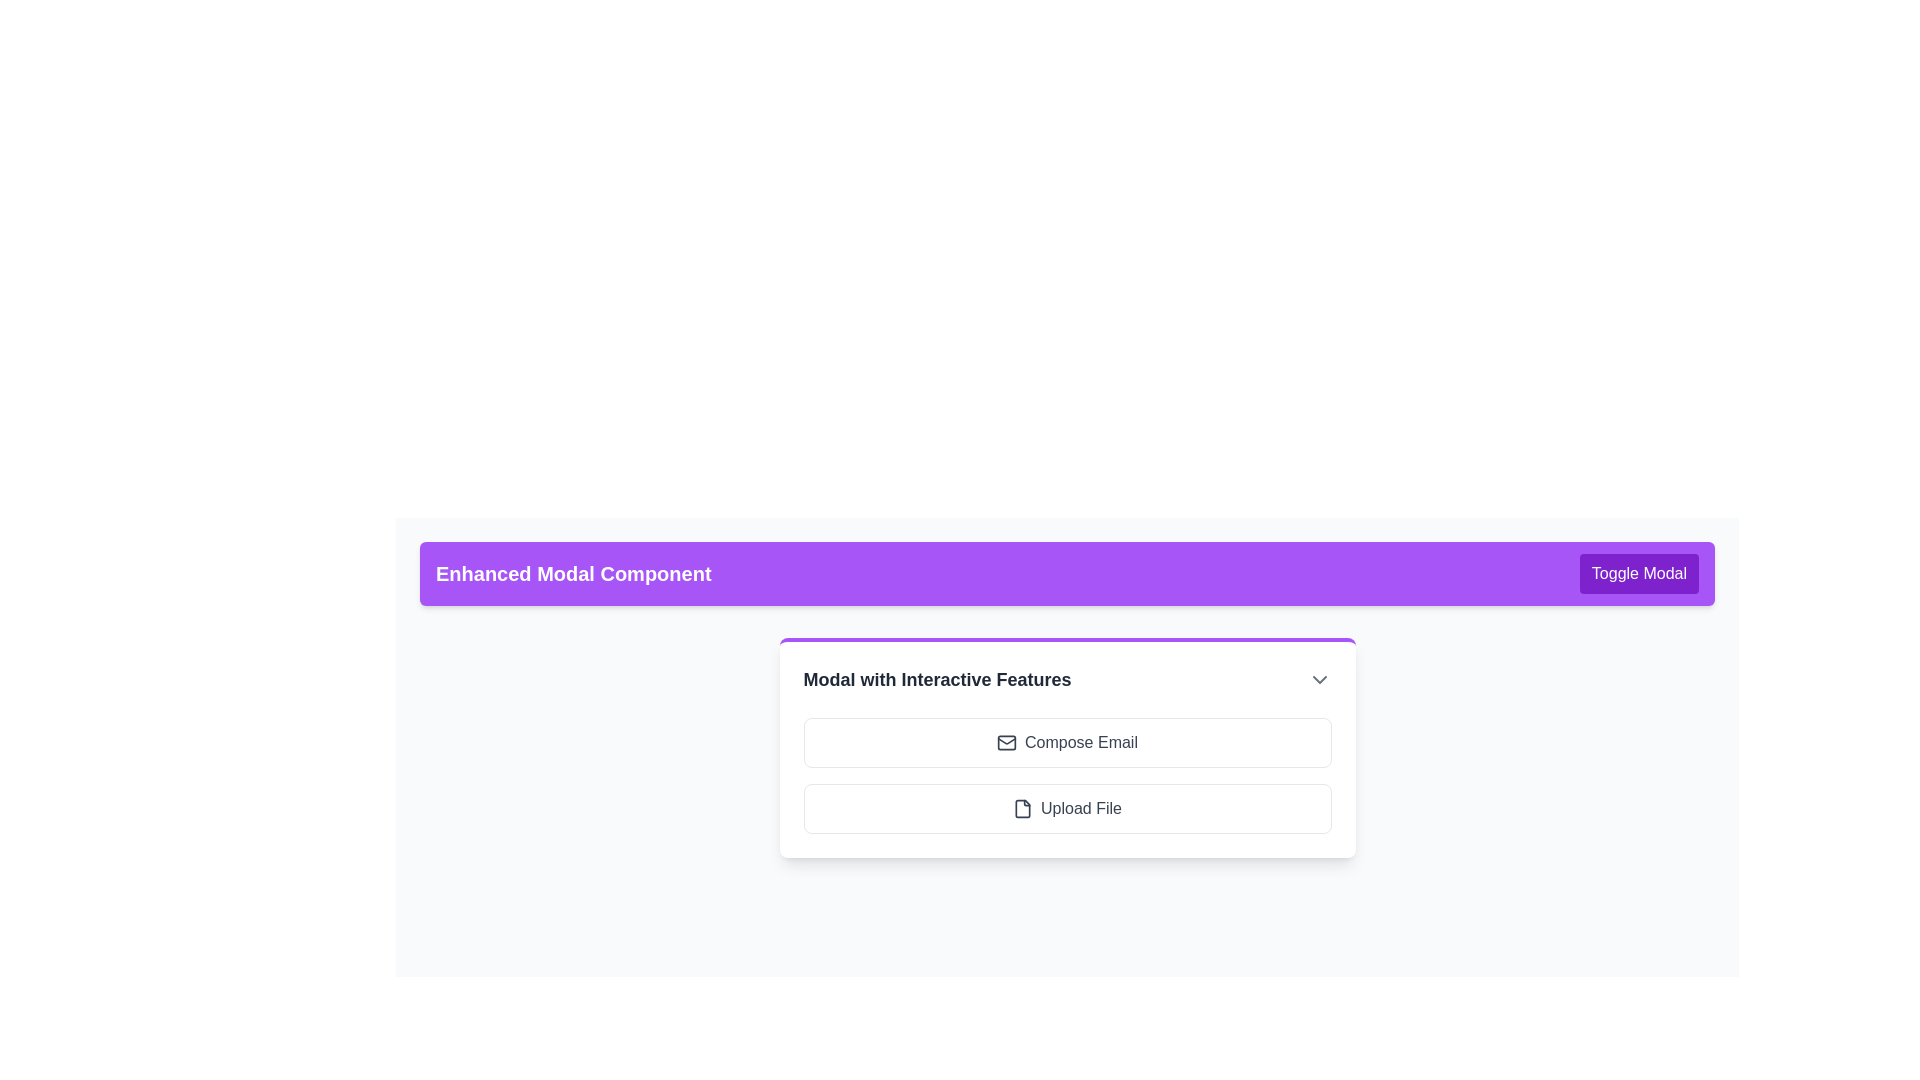  What do you see at coordinates (1007, 743) in the screenshot?
I see `the envelope icon in the 'Compose Email' row of the 'Modal with Interactive Features'` at bounding box center [1007, 743].